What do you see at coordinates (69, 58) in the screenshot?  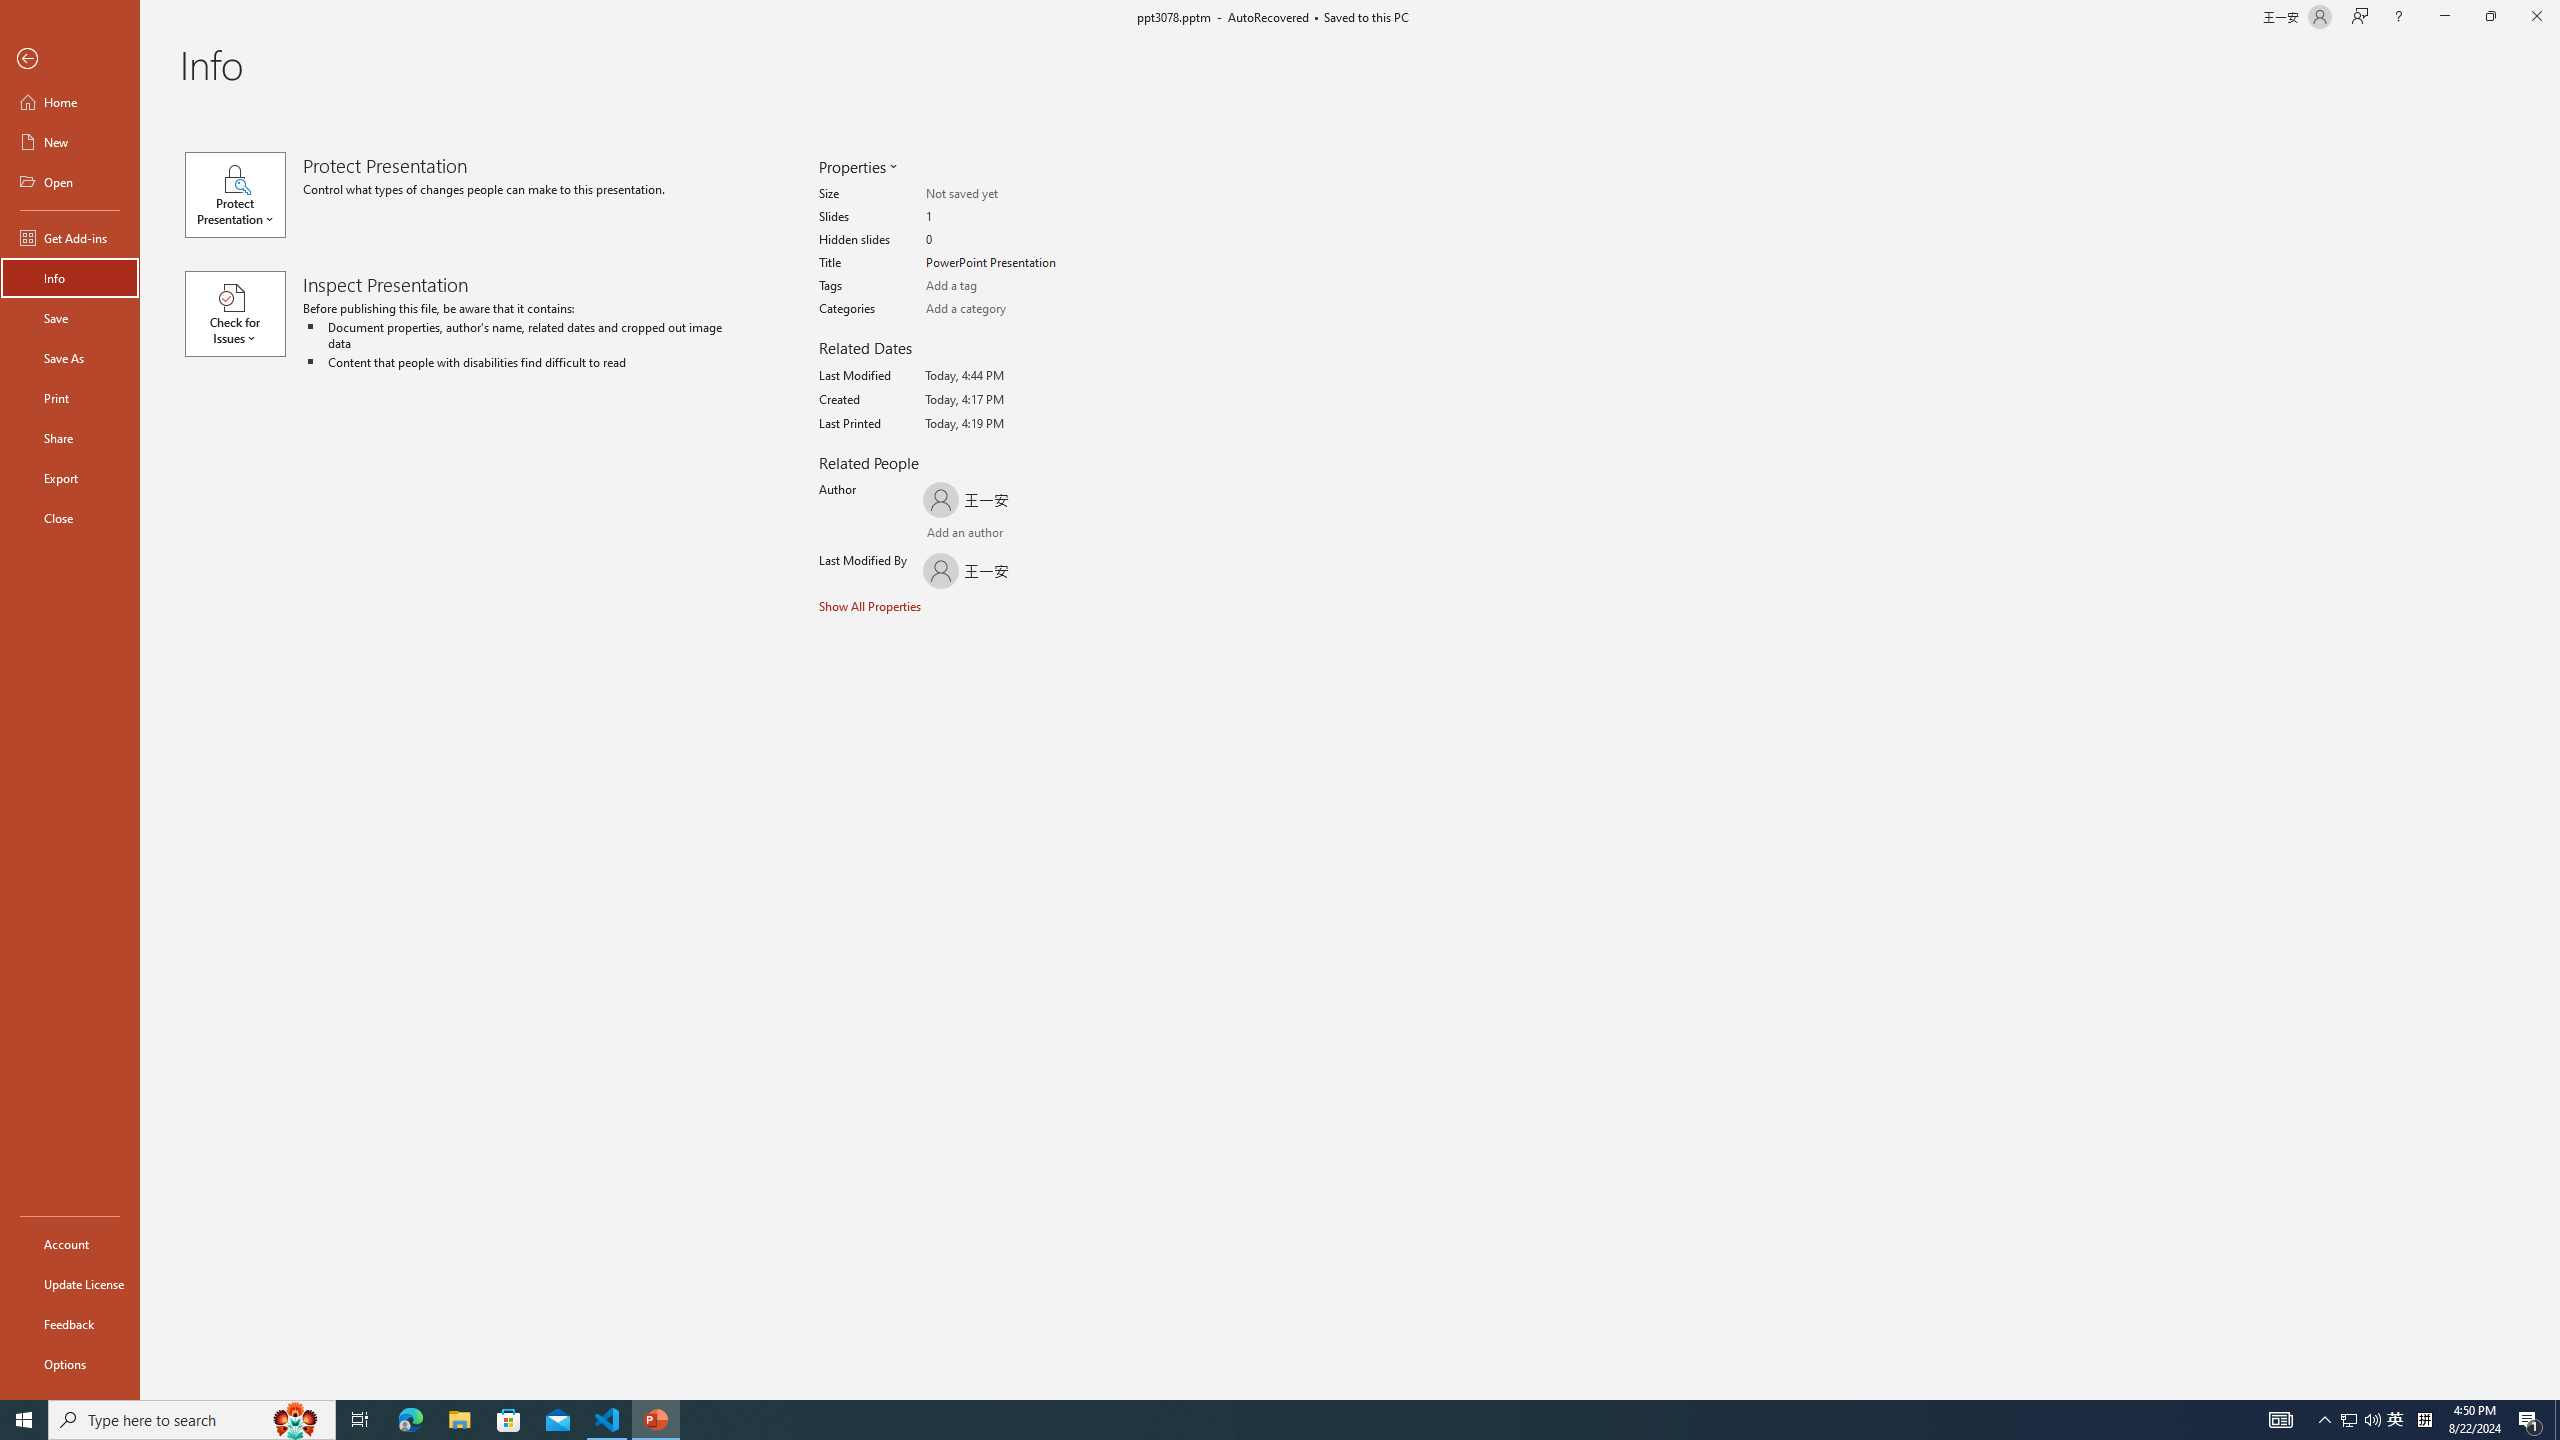 I see `'Back'` at bounding box center [69, 58].